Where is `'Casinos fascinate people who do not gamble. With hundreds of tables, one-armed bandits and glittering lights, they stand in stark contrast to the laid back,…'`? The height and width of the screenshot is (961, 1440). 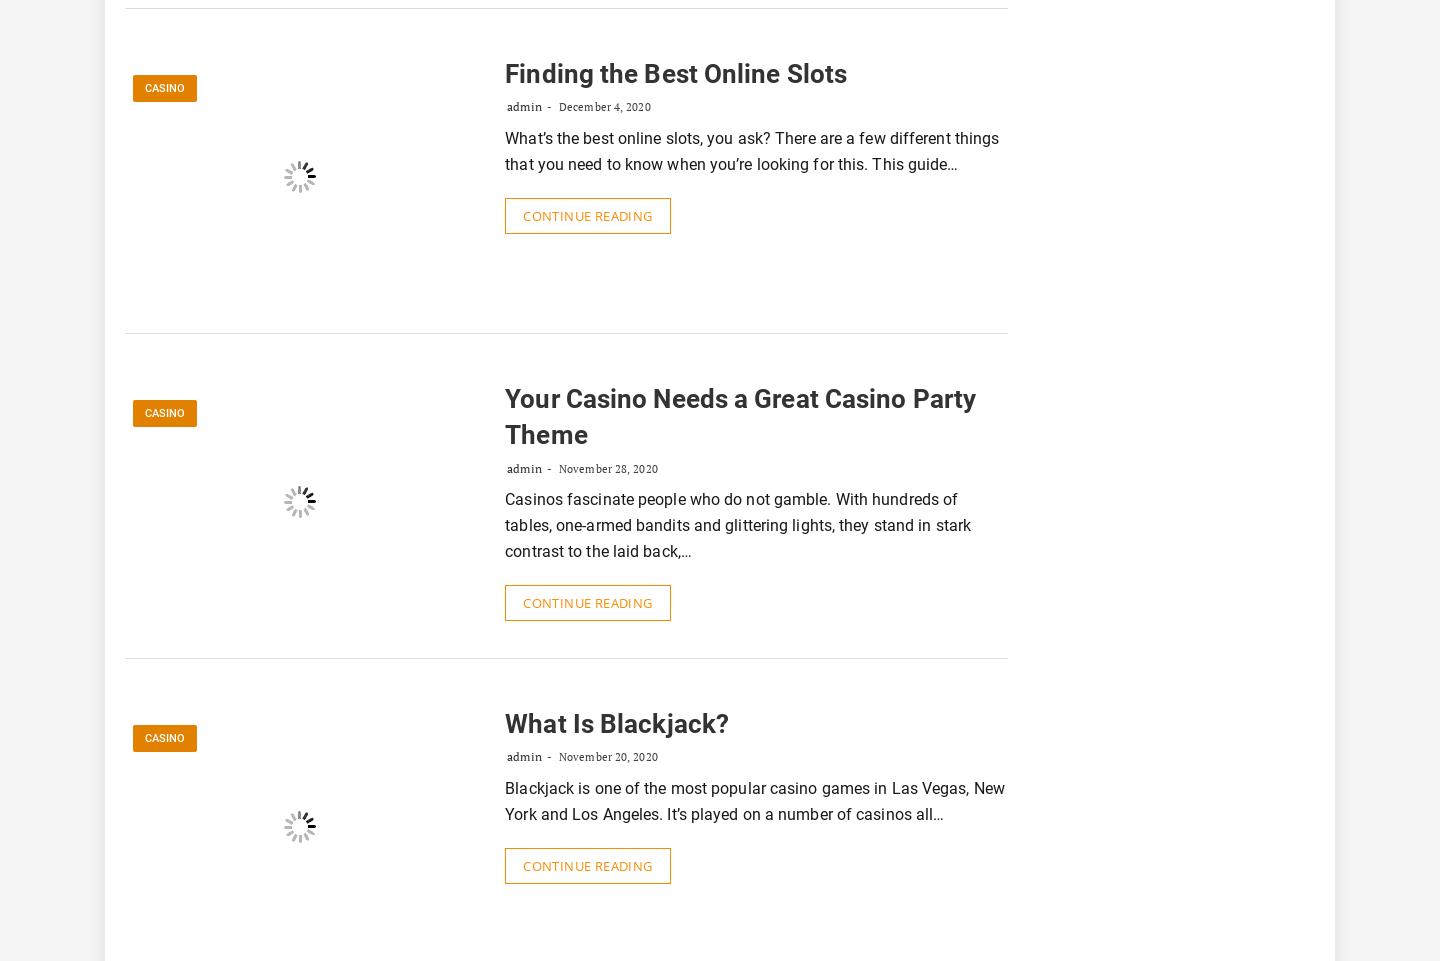
'Casinos fascinate people who do not gamble. With hundreds of tables, one-armed bandits and glittering lights, they stand in stark contrast to the laid back,…' is located at coordinates (736, 525).